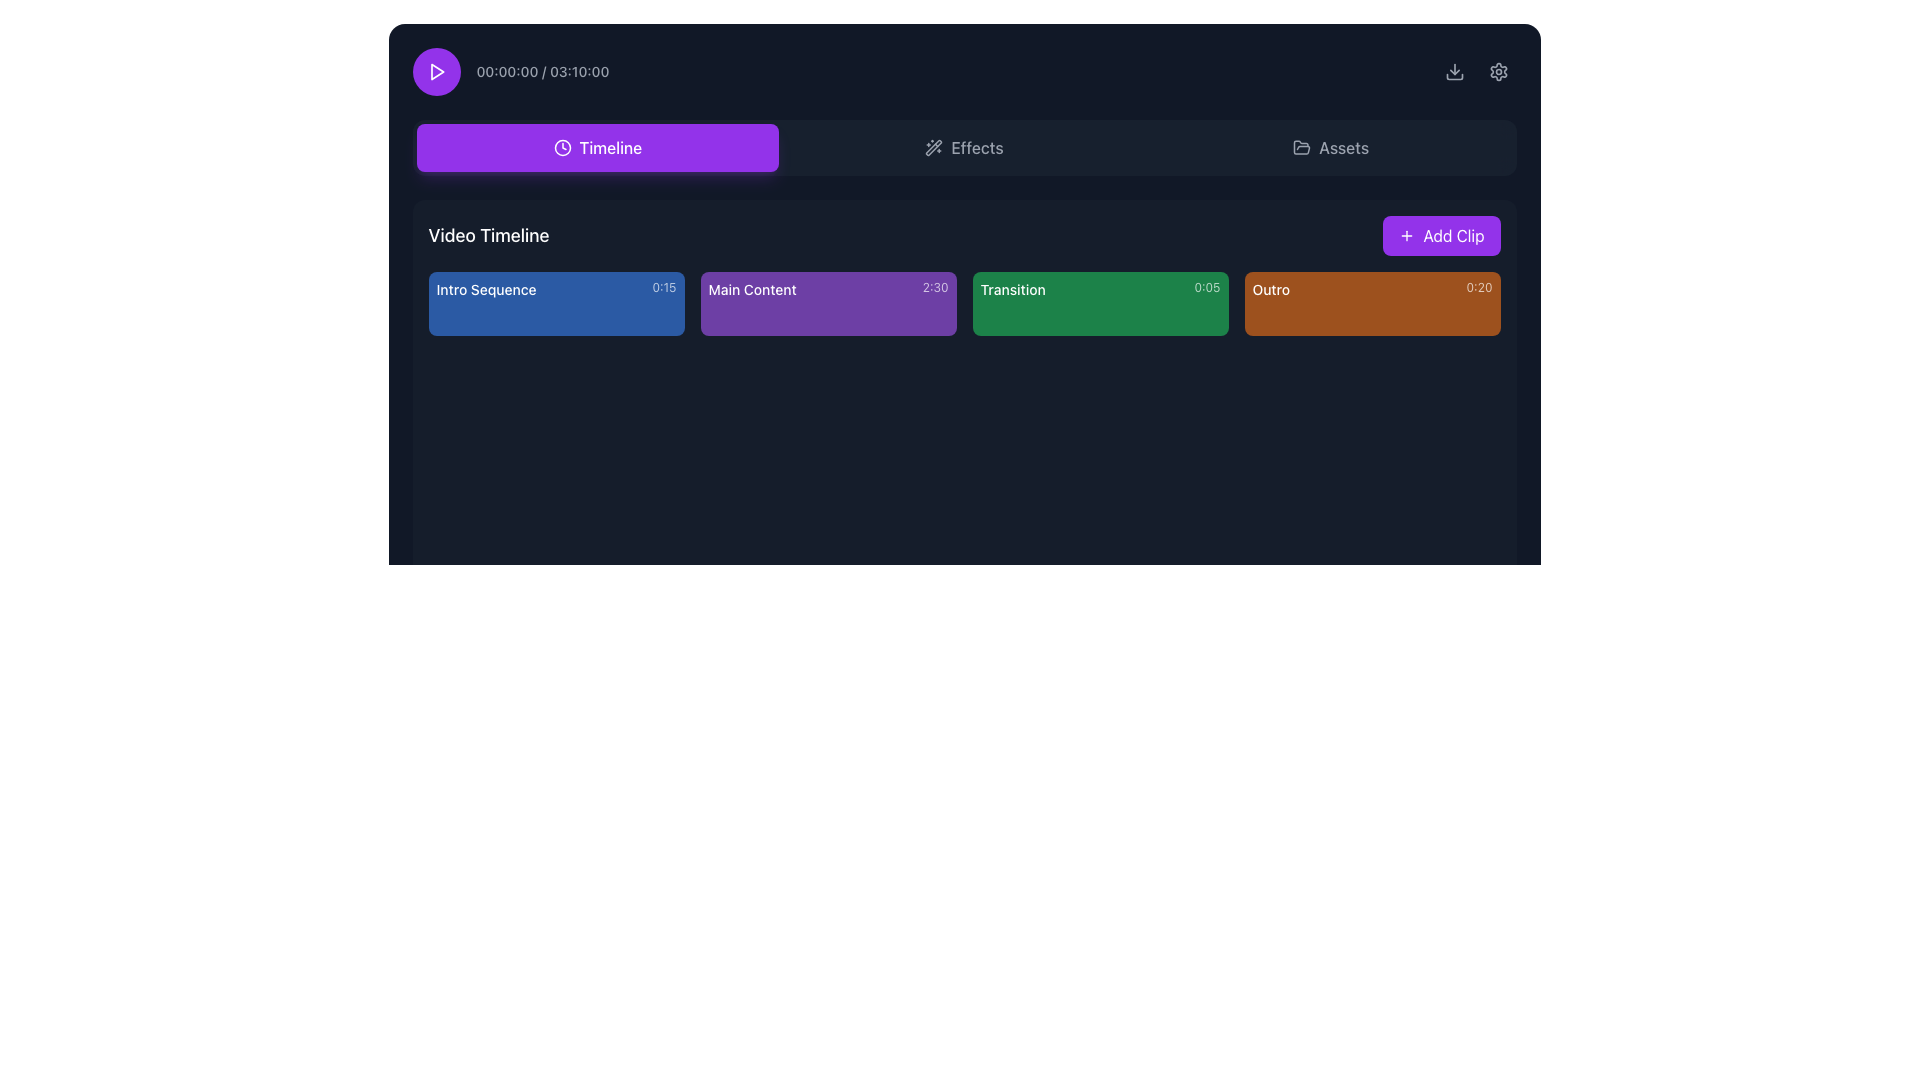 The image size is (1920, 1080). I want to click on the 'Effects' tab button, which is the second tab in the navigation set, so click(964, 146).